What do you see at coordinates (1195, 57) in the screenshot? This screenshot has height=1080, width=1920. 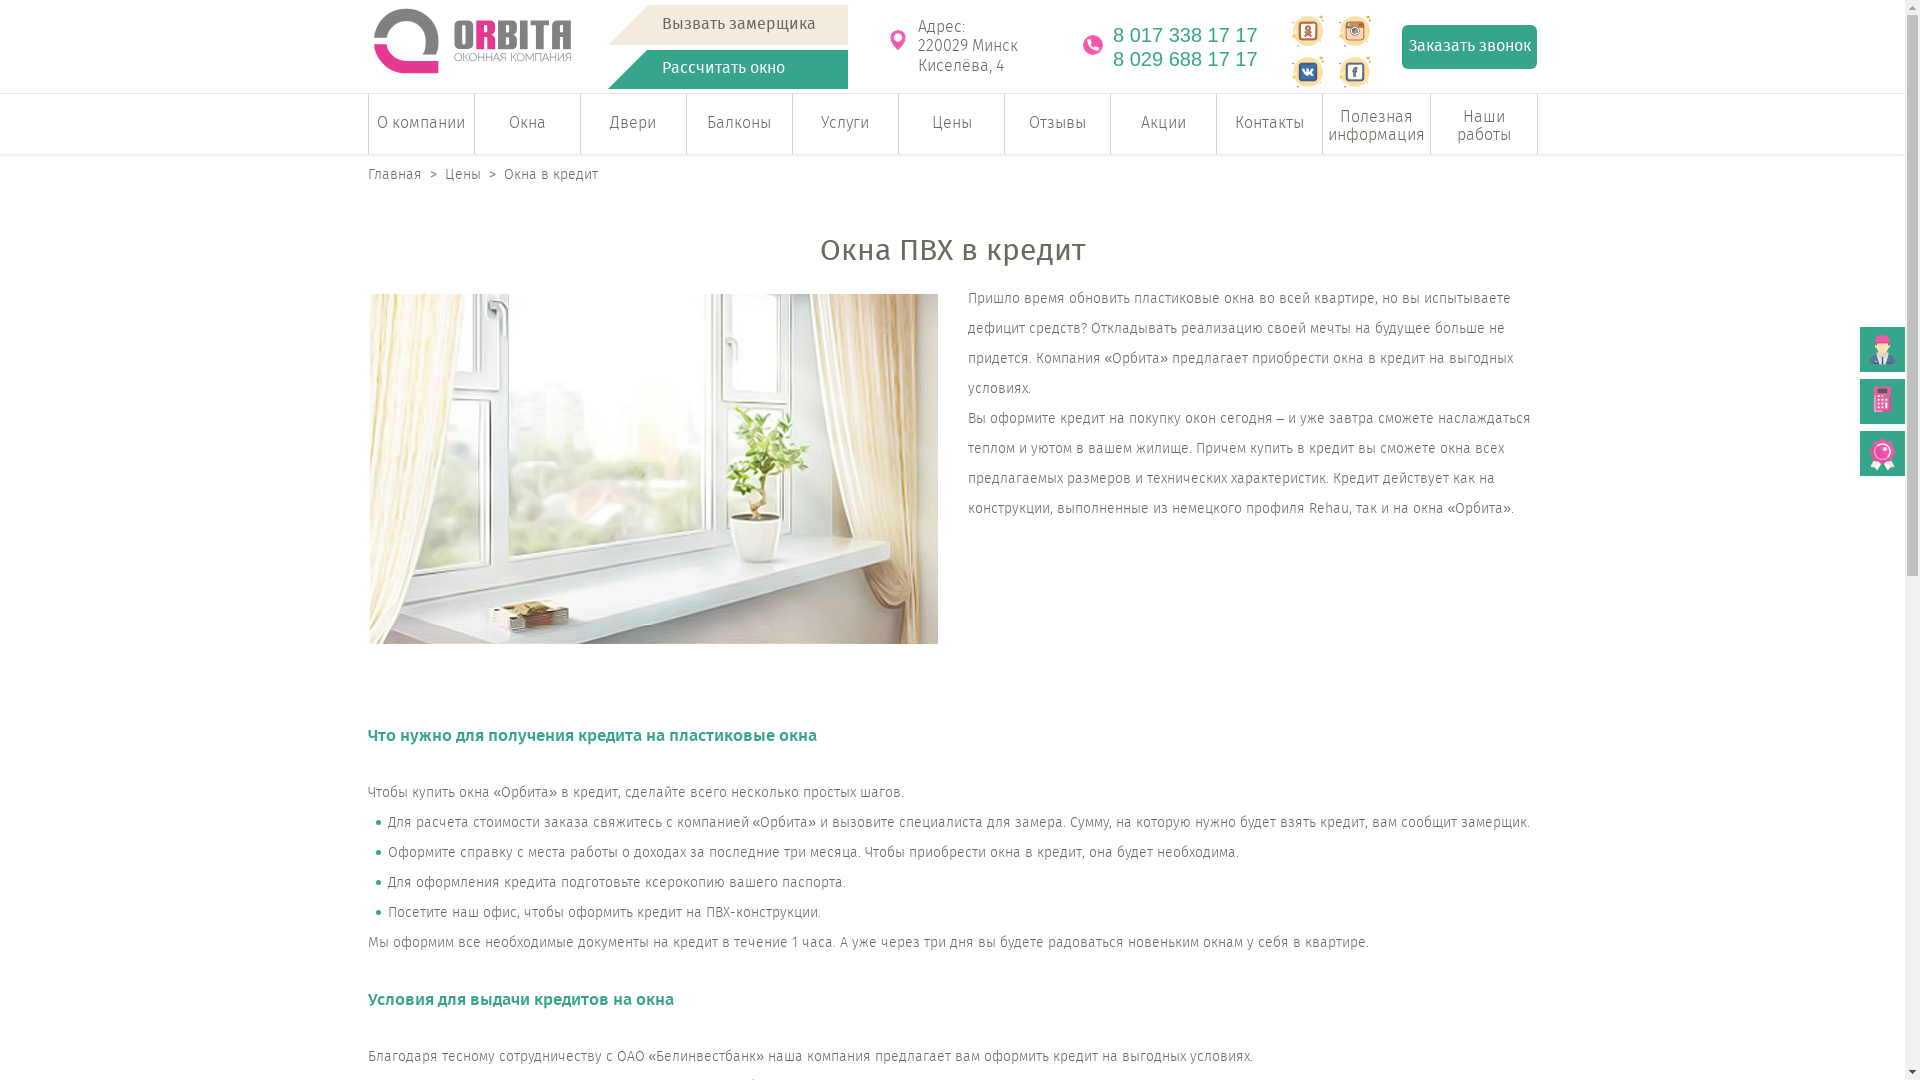 I see `'8 029 688 17 17'` at bounding box center [1195, 57].